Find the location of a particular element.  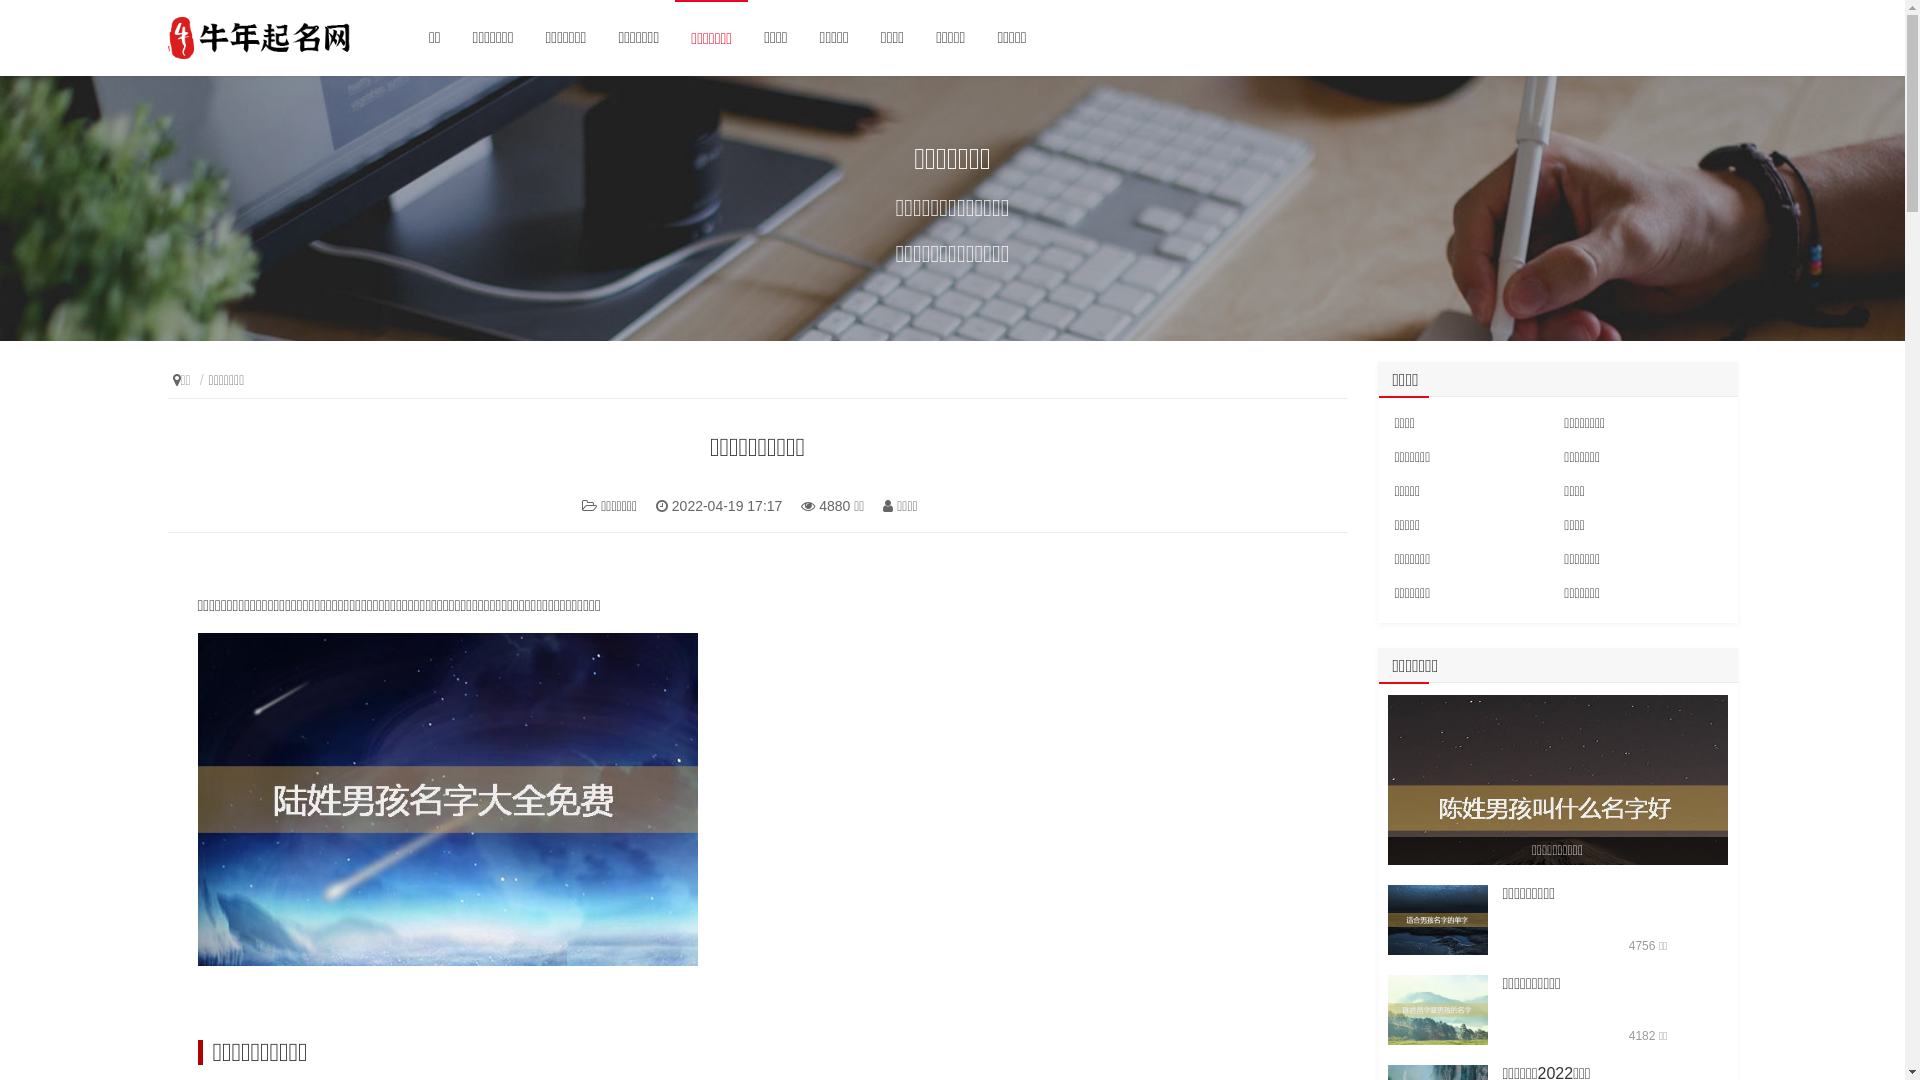

'/rundata/article/12sx/220415/10799.jpg' is located at coordinates (1437, 1010).